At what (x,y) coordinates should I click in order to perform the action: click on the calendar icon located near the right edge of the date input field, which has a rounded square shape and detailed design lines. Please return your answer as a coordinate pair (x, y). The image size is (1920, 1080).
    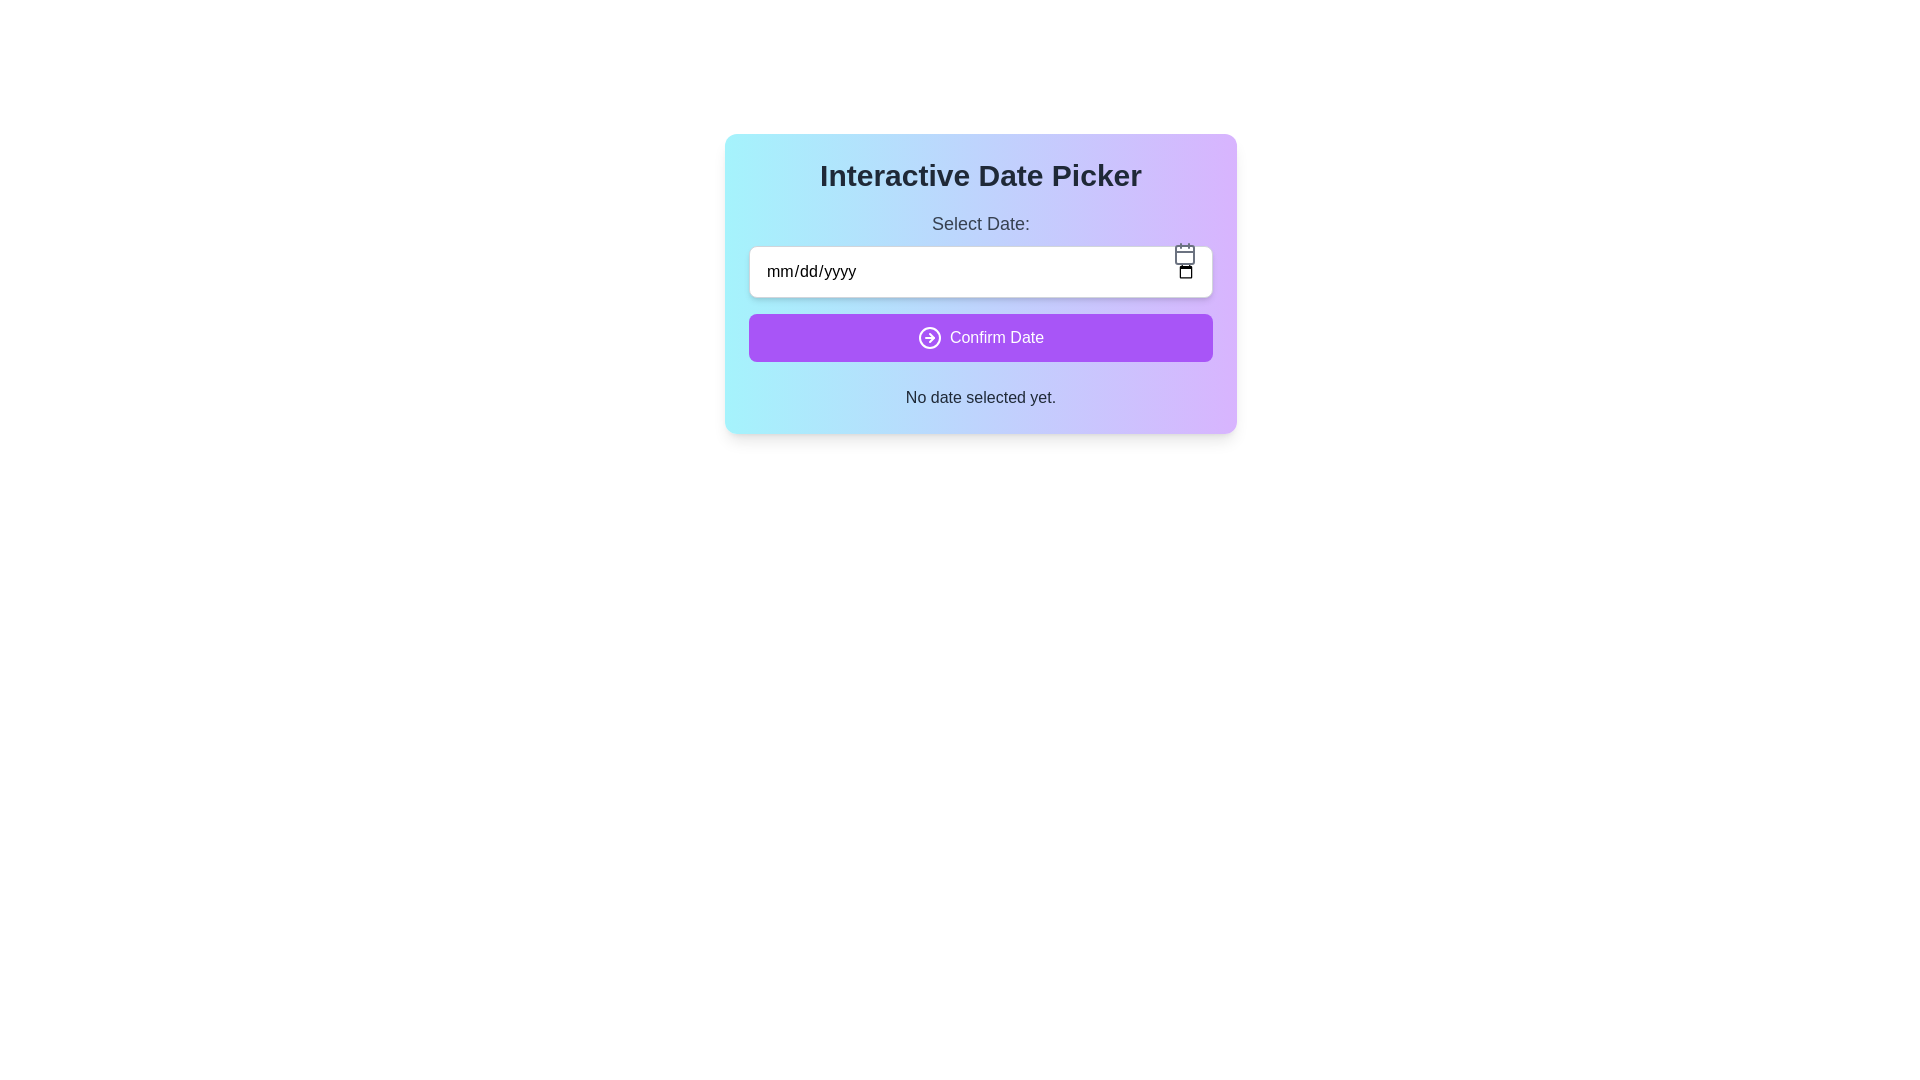
    Looking at the image, I should click on (1185, 253).